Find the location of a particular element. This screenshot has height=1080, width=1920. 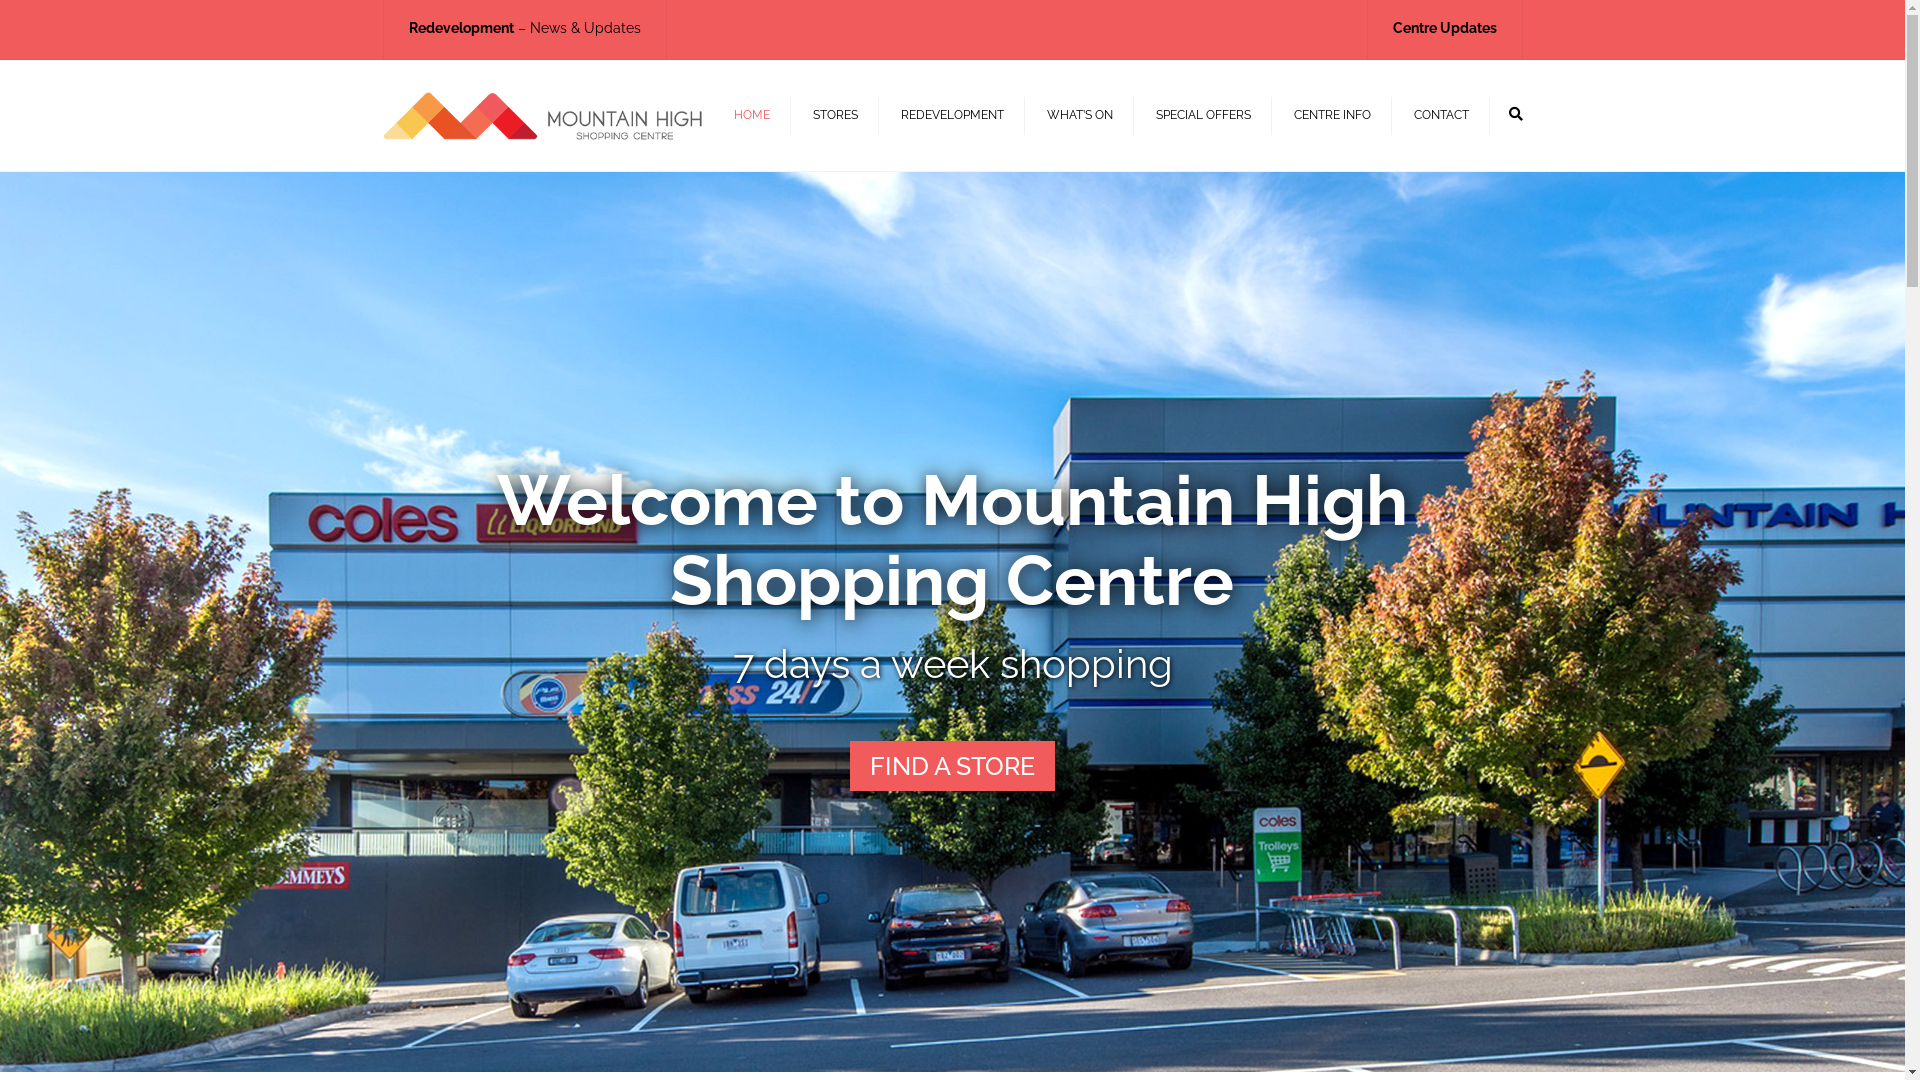

'Centre Updates' is located at coordinates (1444, 27).